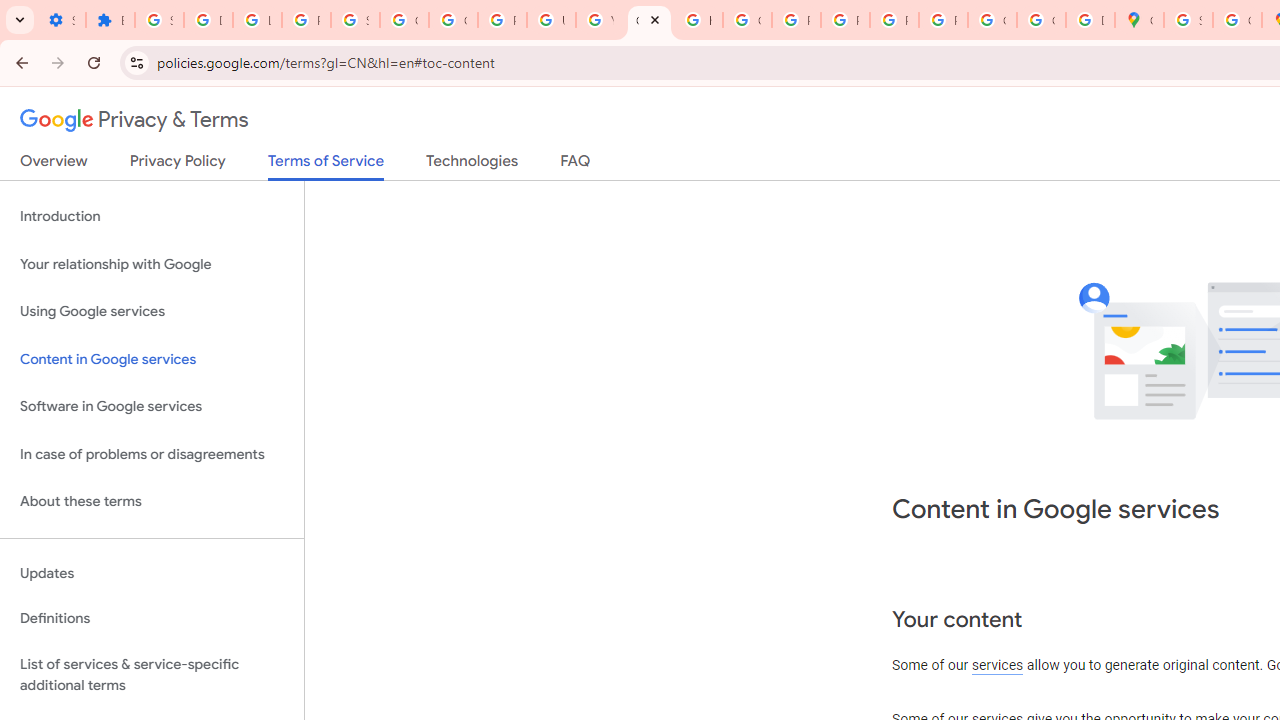  I want to click on 'Google Account Help', so click(403, 20).